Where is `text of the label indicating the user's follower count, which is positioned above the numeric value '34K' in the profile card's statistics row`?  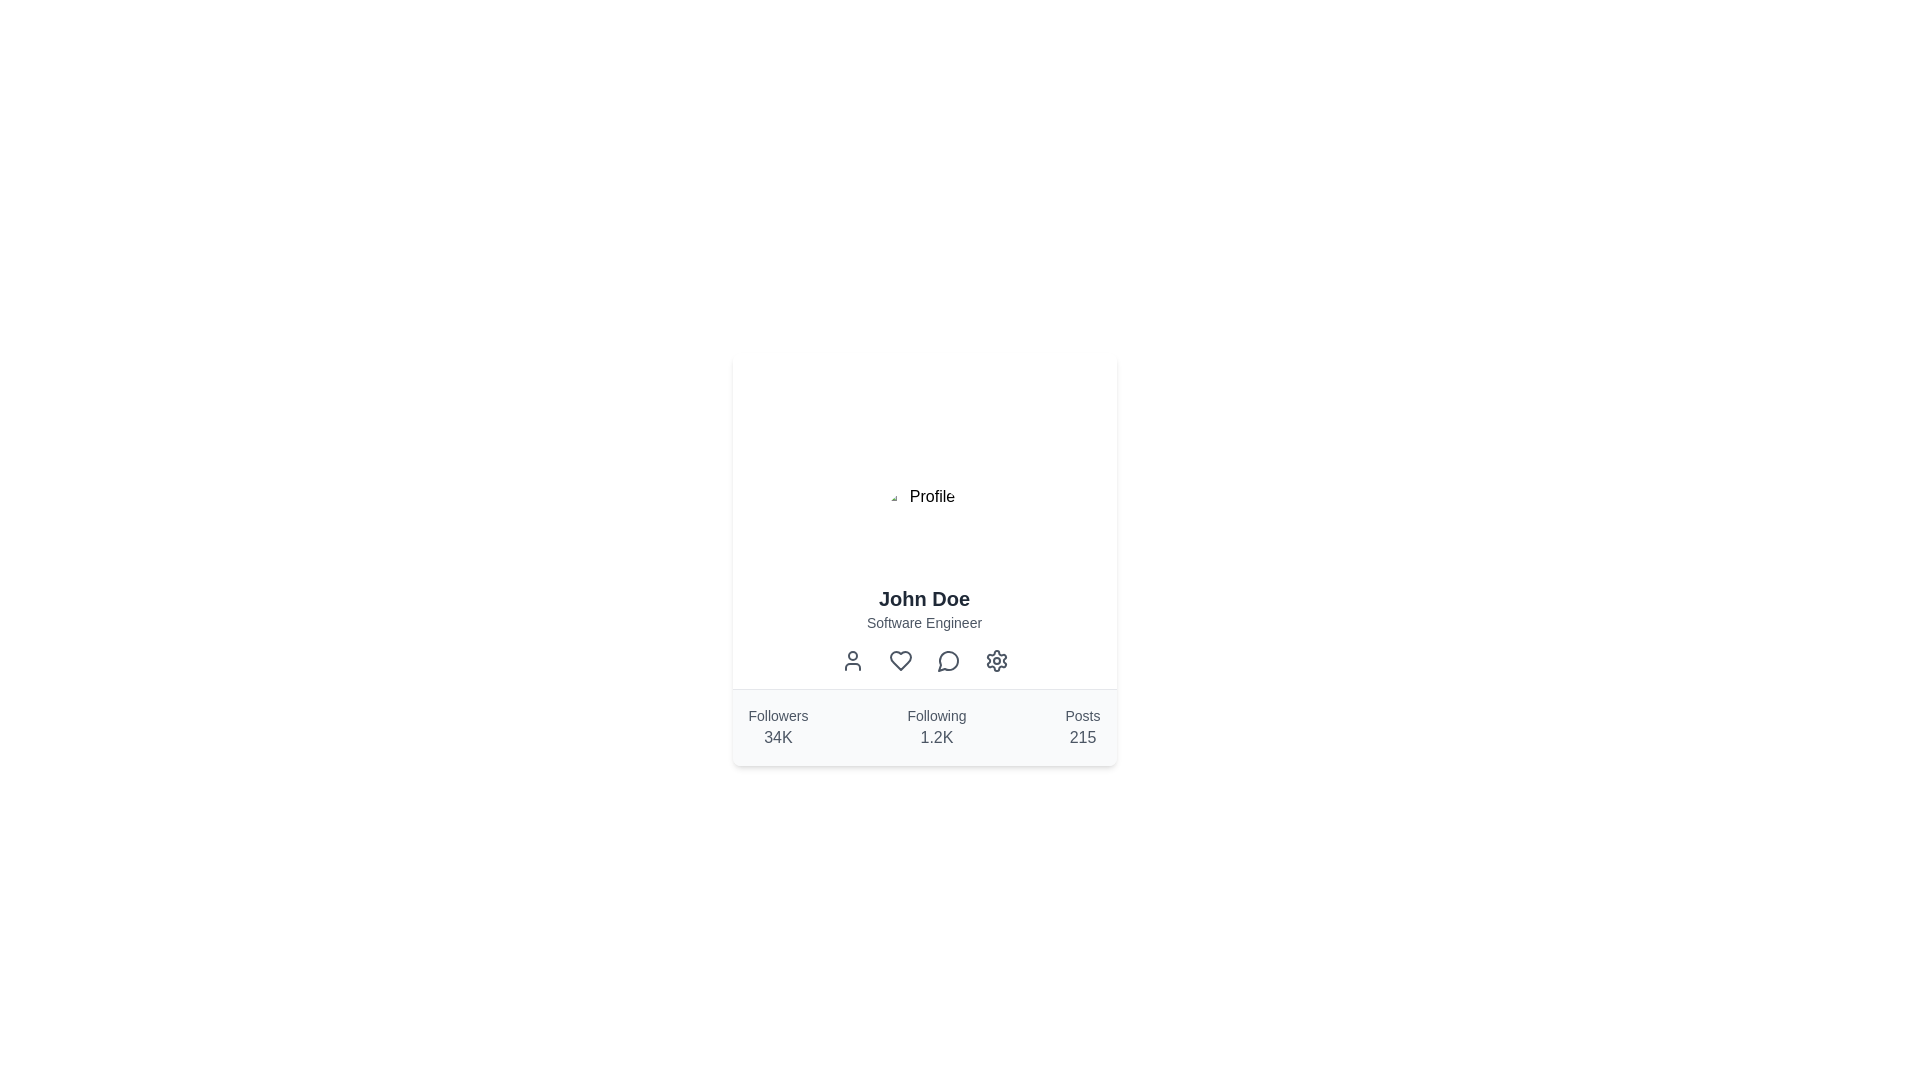
text of the label indicating the user's follower count, which is positioned above the numeric value '34K' in the profile card's statistics row is located at coordinates (777, 715).